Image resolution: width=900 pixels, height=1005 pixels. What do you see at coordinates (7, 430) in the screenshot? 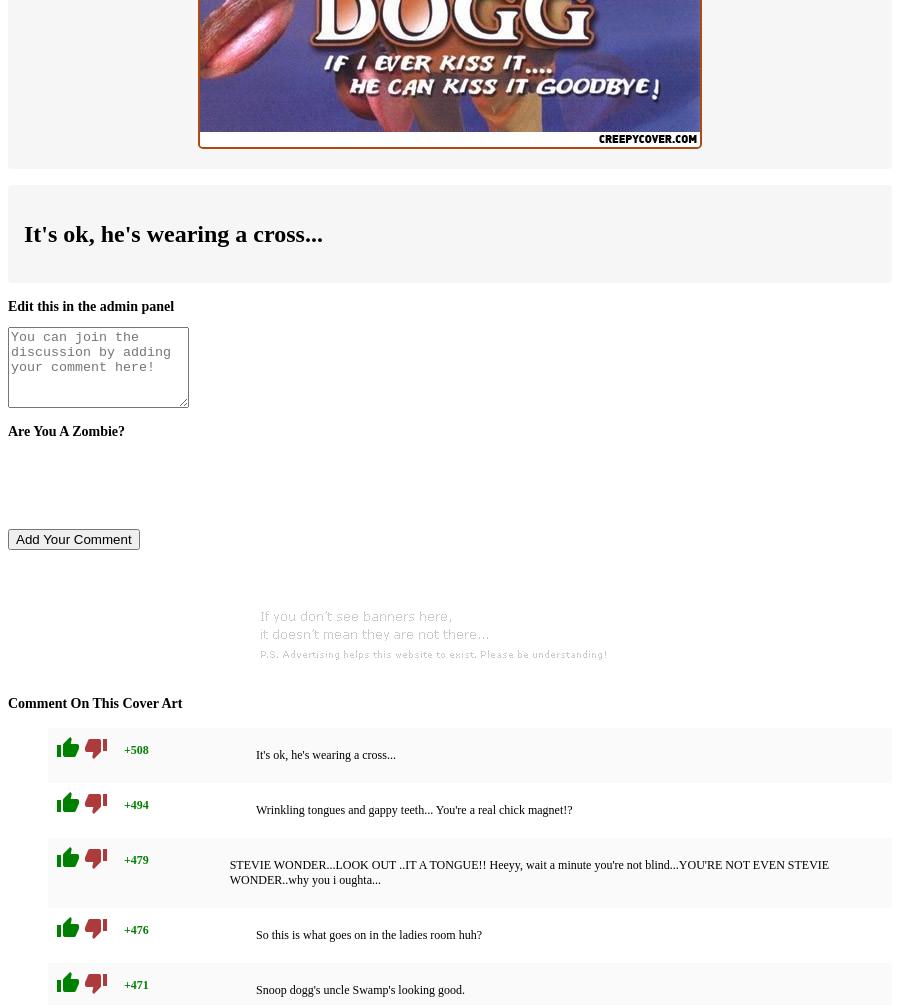
I see `'Are You A Zombie?'` at bounding box center [7, 430].